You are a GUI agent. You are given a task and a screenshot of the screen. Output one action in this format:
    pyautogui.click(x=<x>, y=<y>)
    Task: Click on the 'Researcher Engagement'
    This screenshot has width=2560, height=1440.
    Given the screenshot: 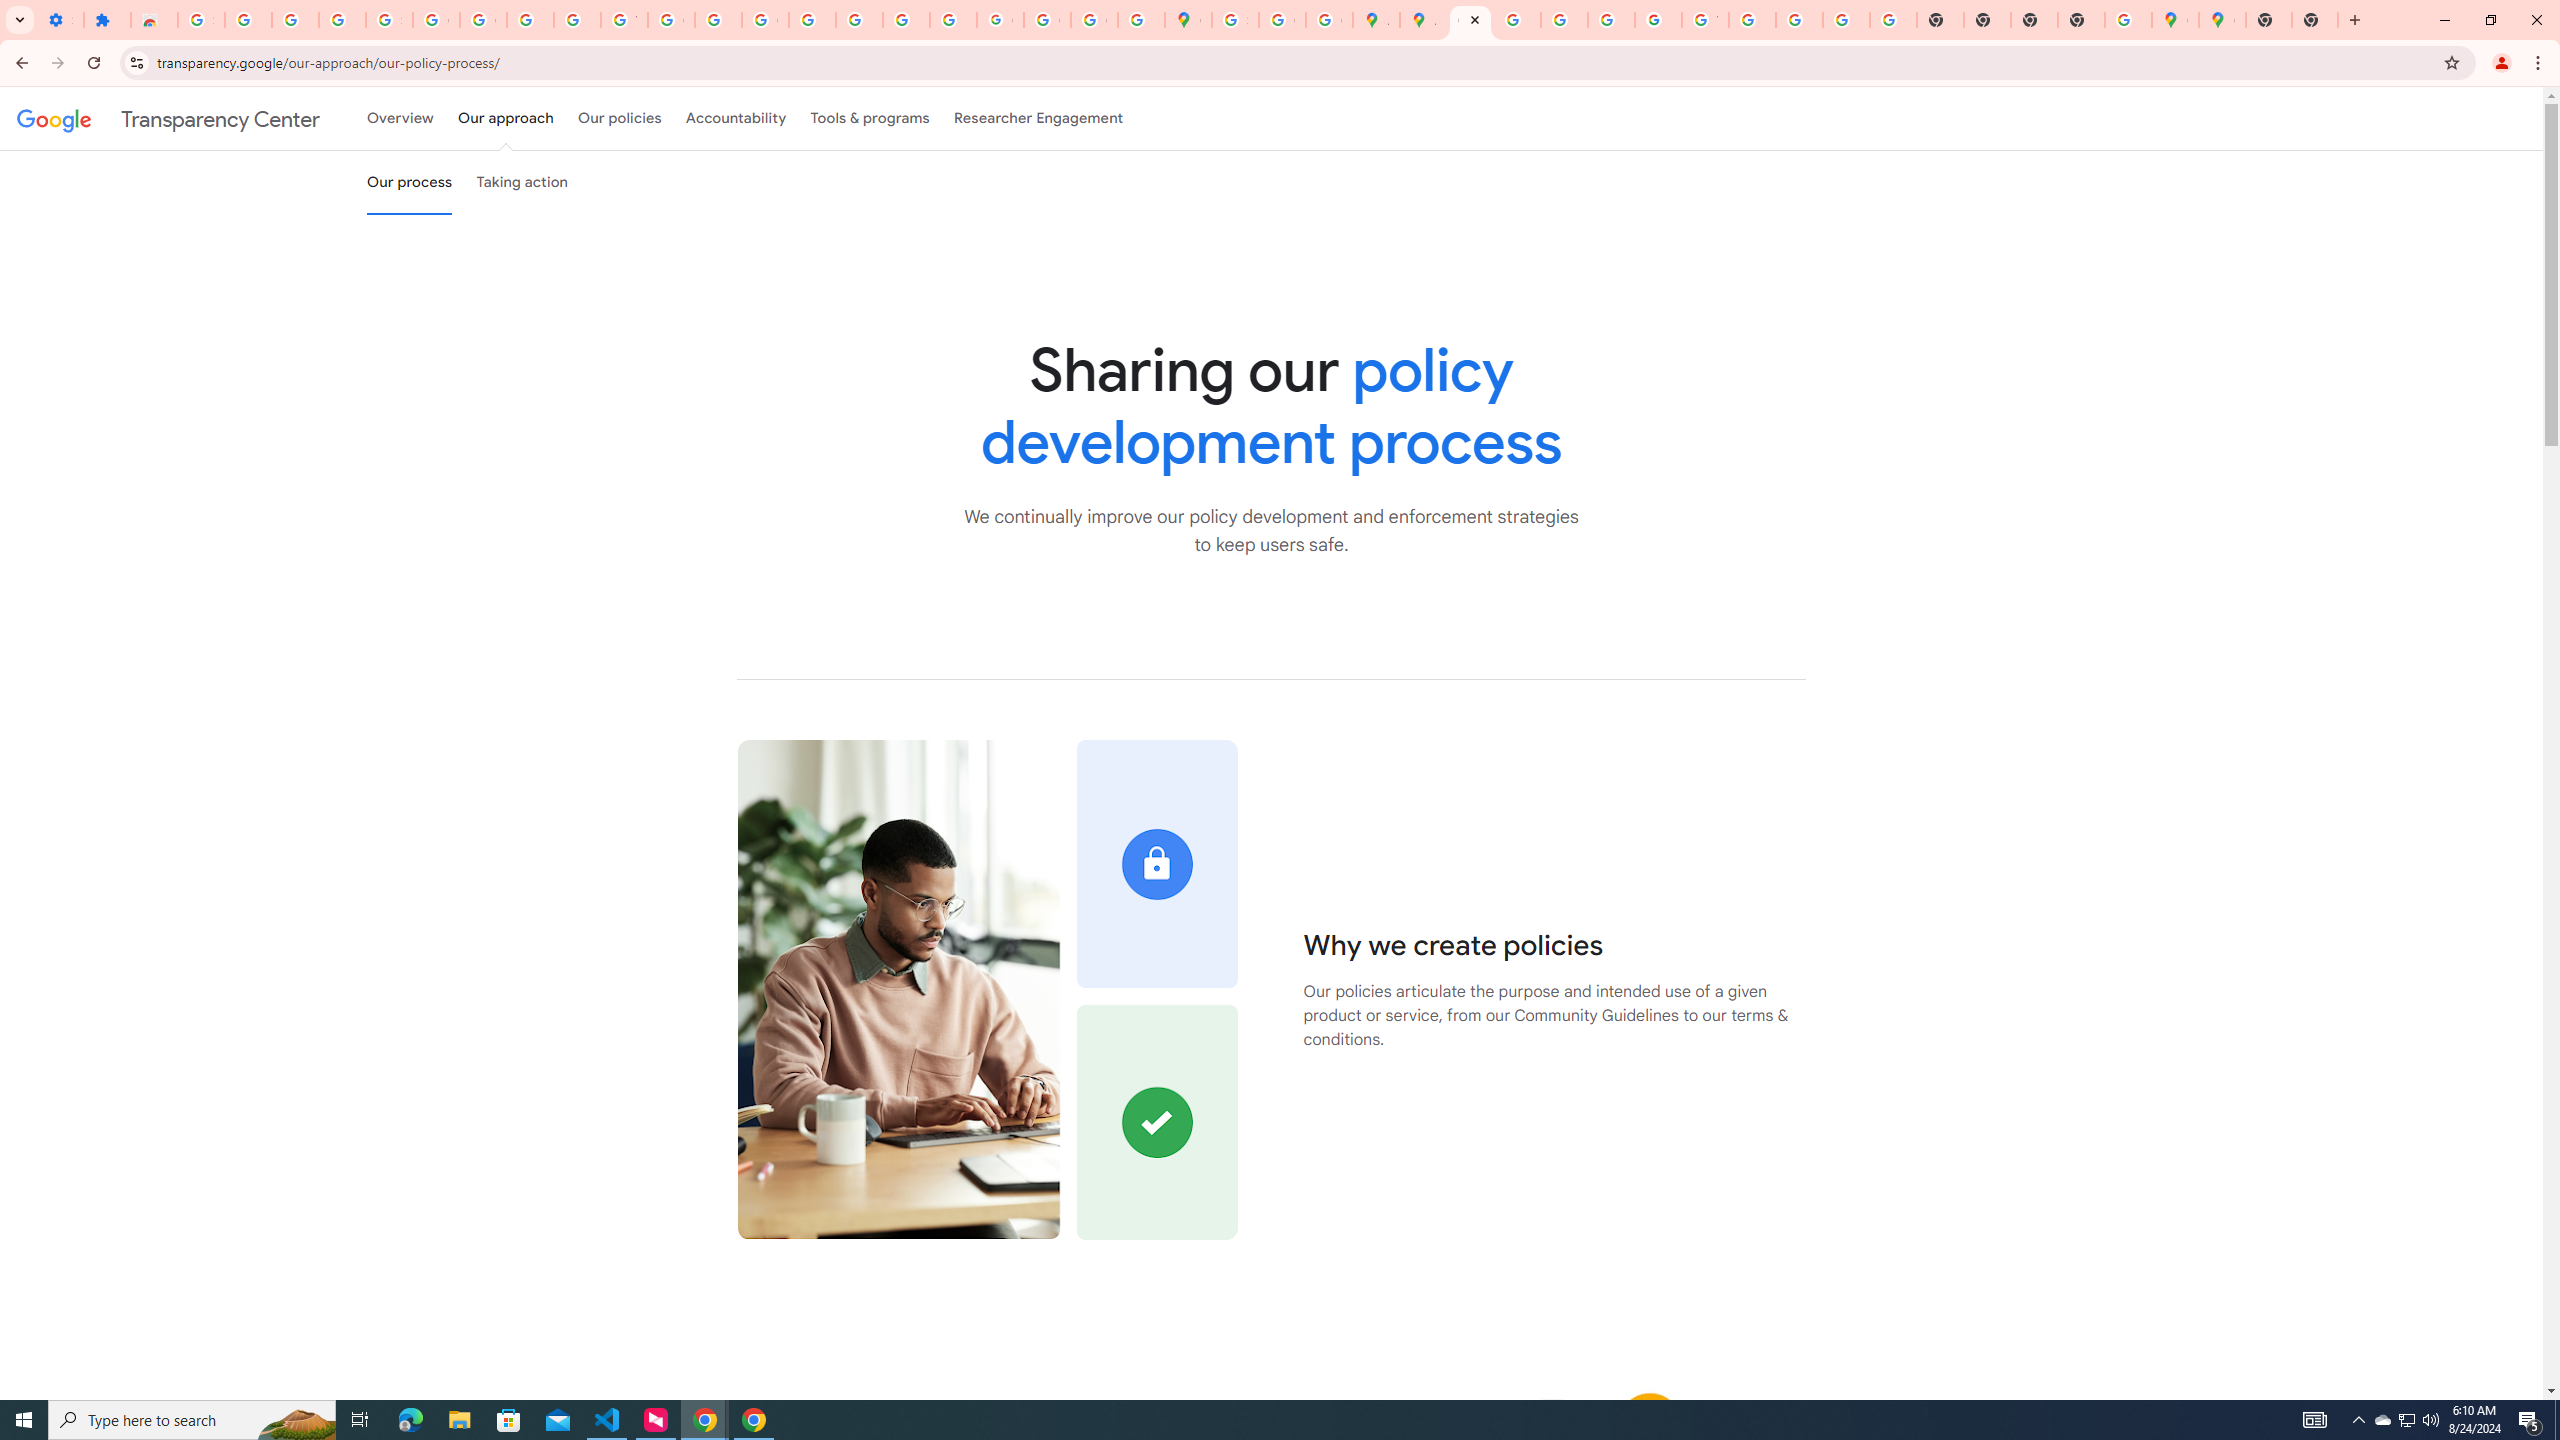 What is the action you would take?
    pyautogui.click(x=1039, y=118)
    